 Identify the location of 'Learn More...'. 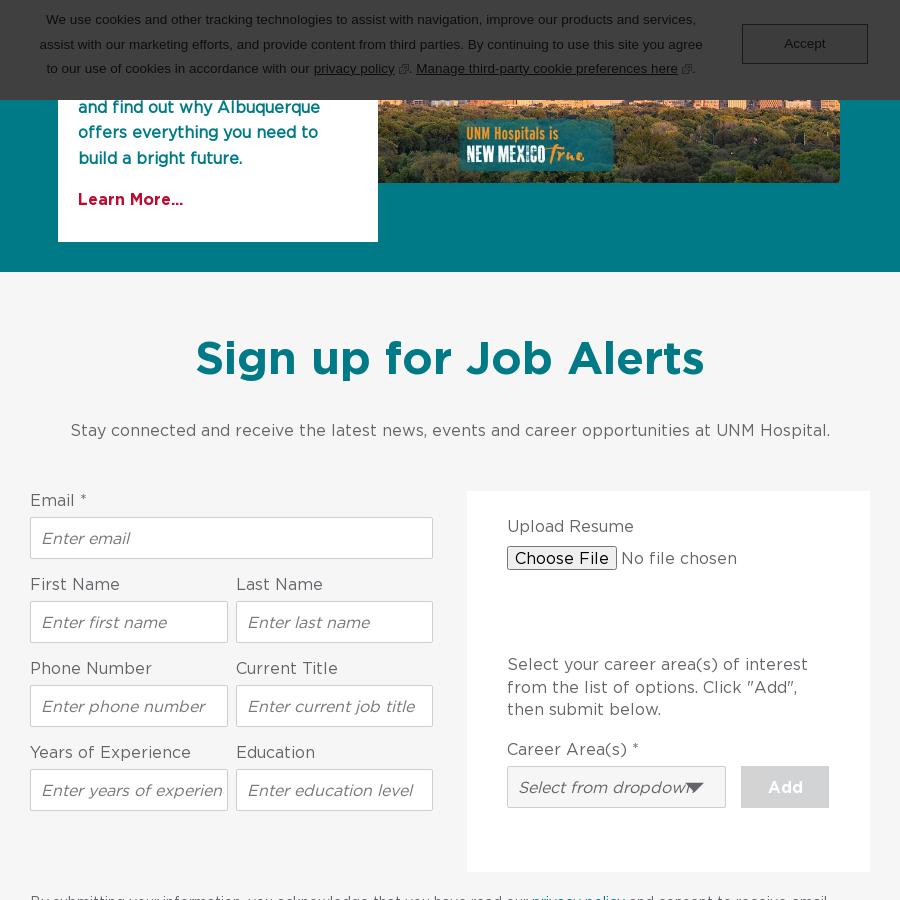
(130, 198).